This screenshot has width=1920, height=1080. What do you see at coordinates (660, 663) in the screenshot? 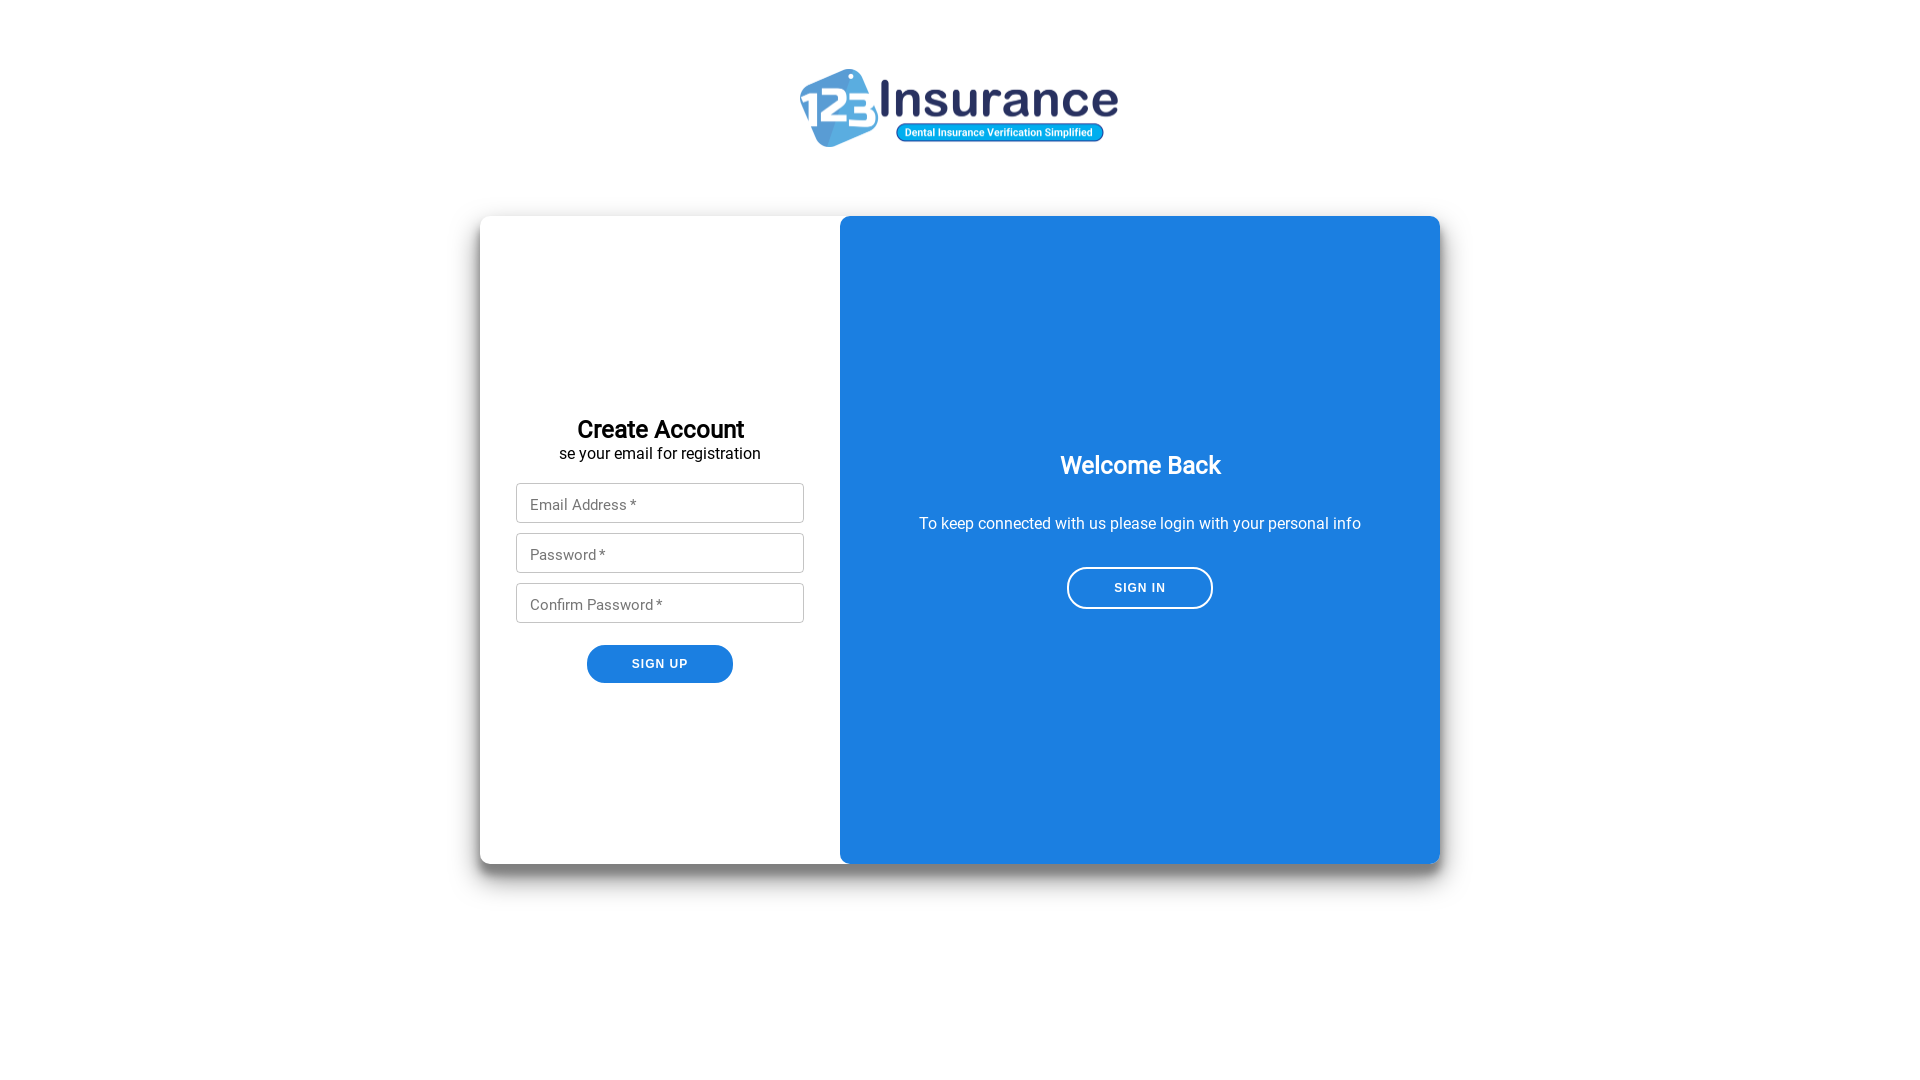
I see `'SIGN UP'` at bounding box center [660, 663].